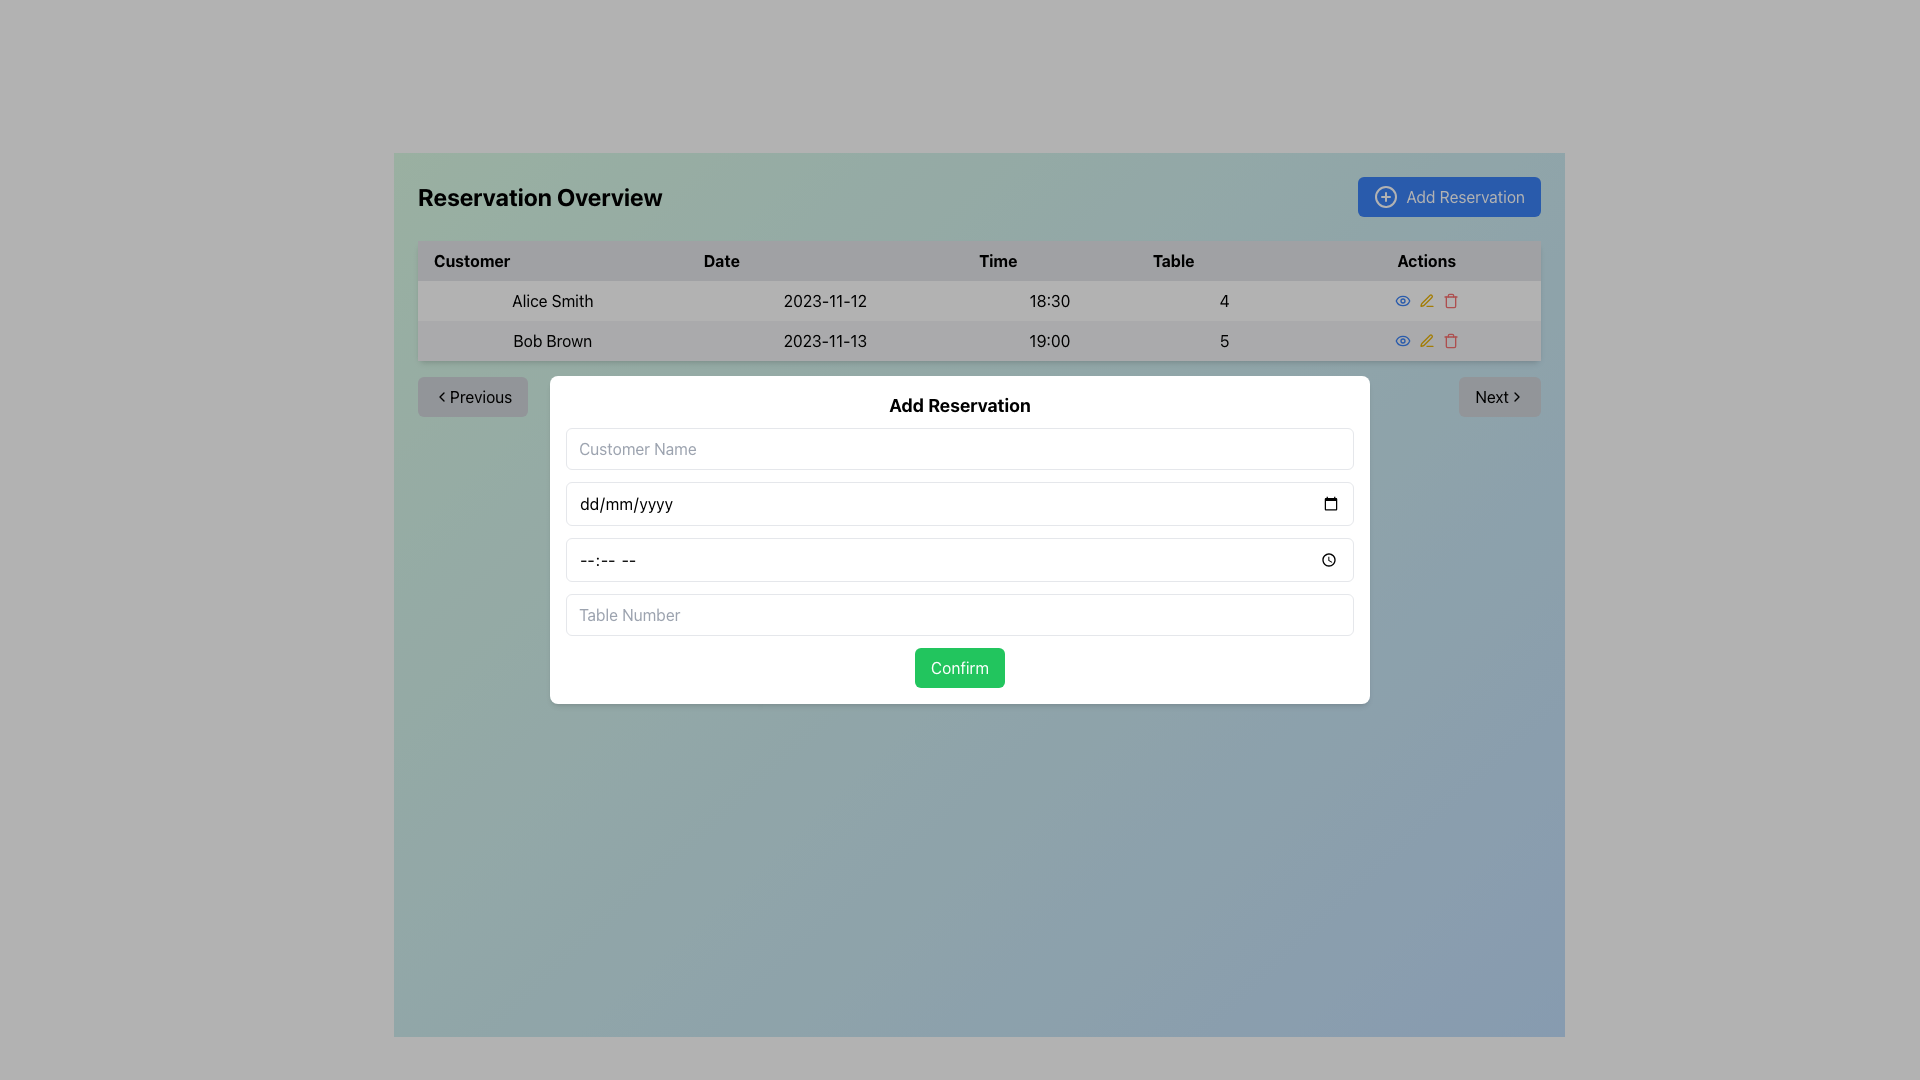  I want to click on the table cell displaying the text '19:00' in the third column of the second row under the 'Time' header, so click(1049, 339).